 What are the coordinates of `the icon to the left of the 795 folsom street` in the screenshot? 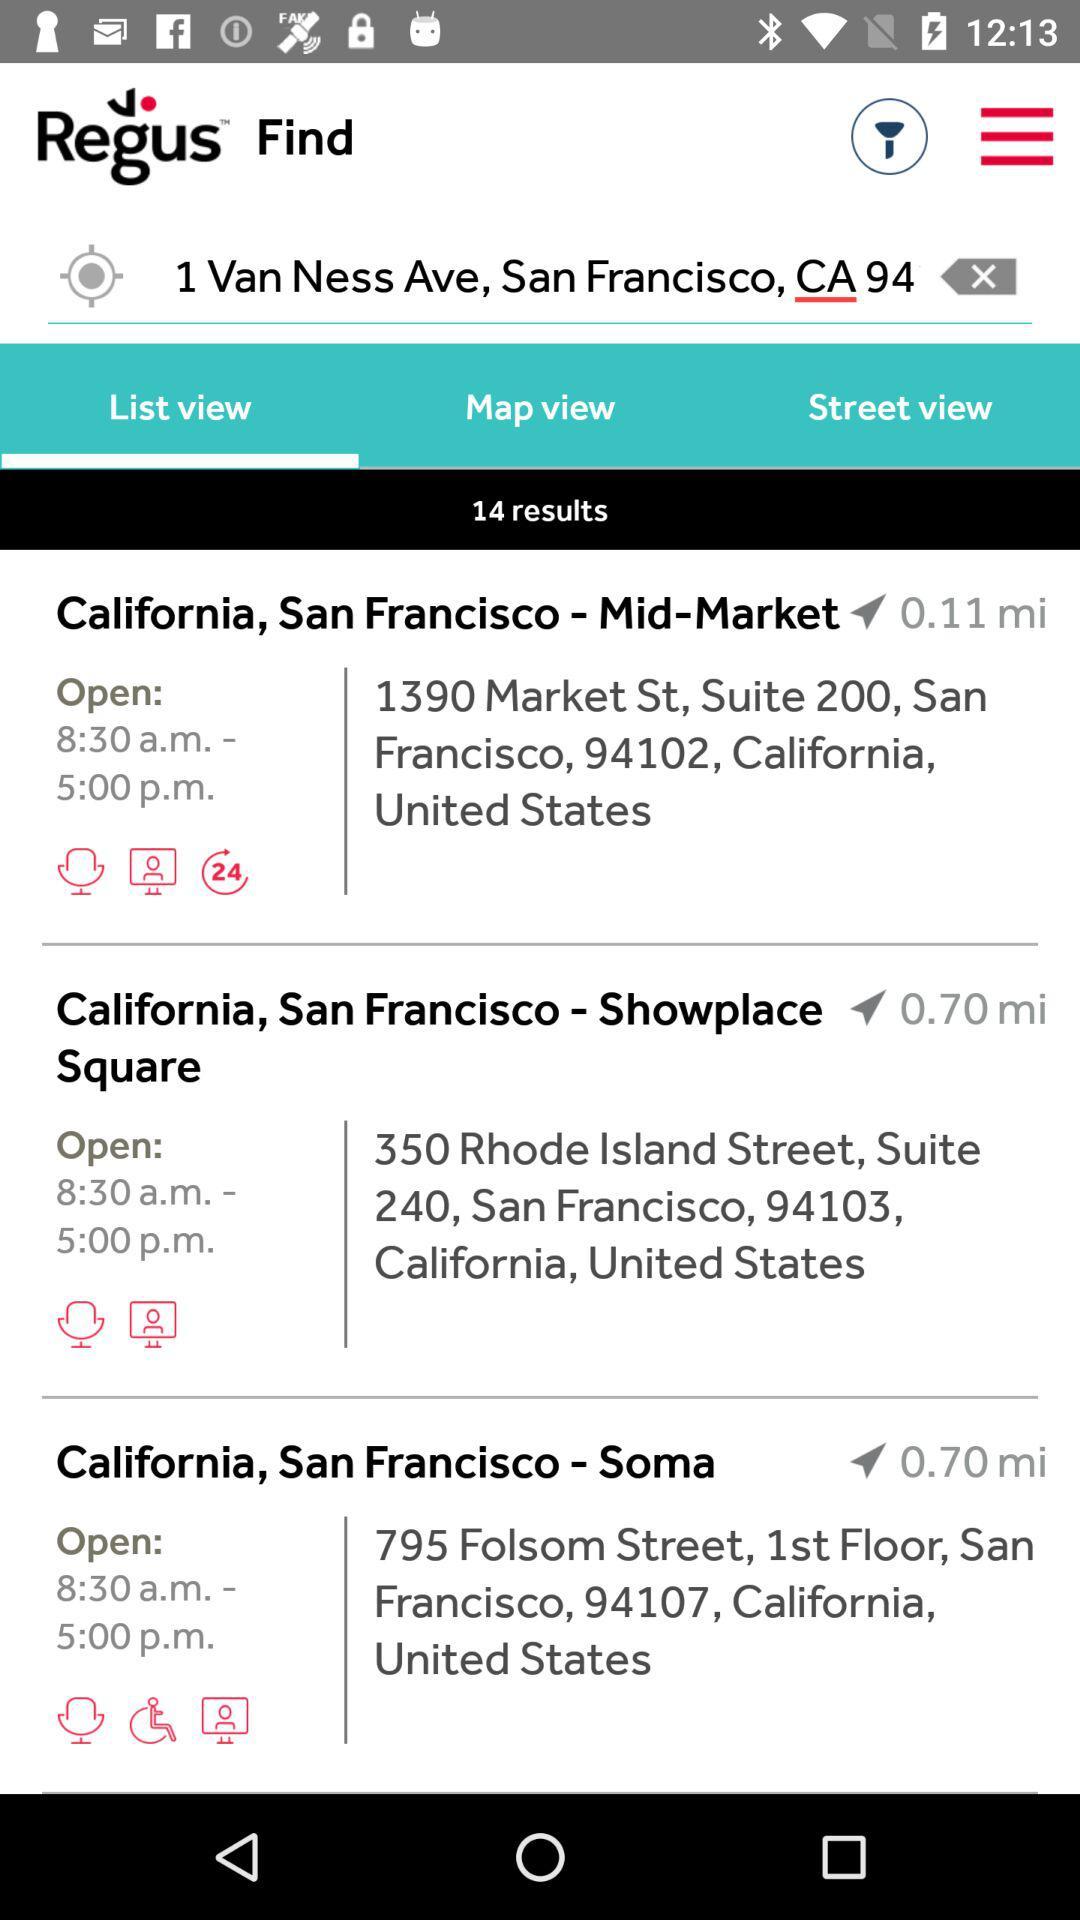 It's located at (344, 1630).